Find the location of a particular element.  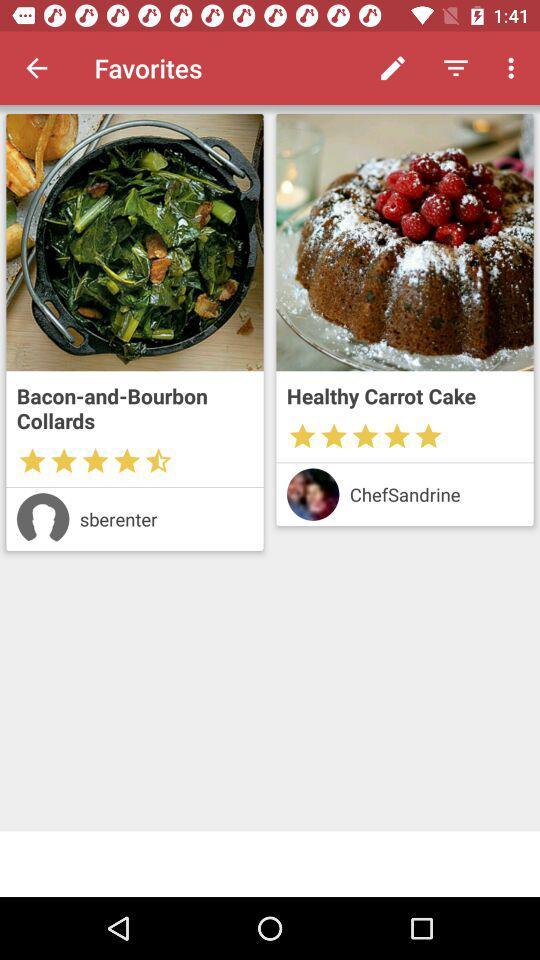

open perfil option is located at coordinates (43, 518).